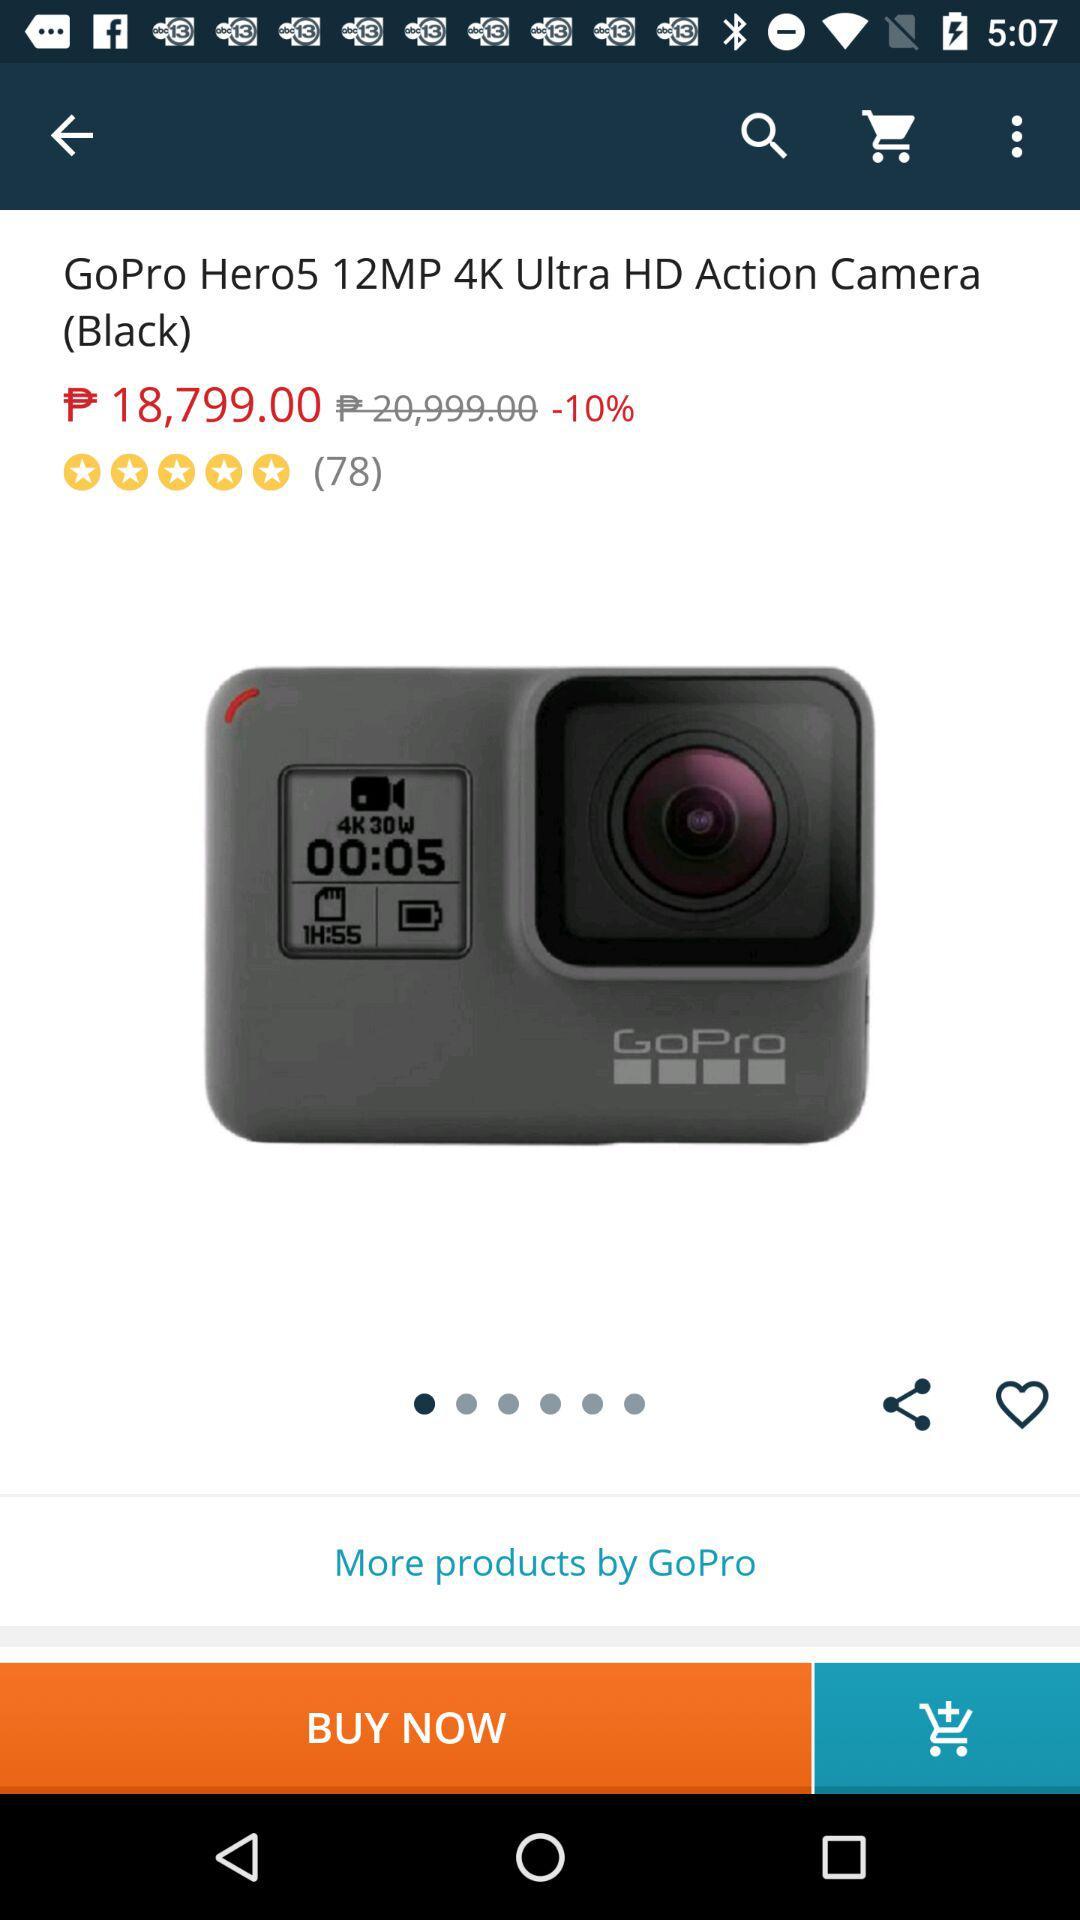 This screenshot has height=1920, width=1080. Describe the element at coordinates (540, 1560) in the screenshot. I see `item above the buy now item` at that location.